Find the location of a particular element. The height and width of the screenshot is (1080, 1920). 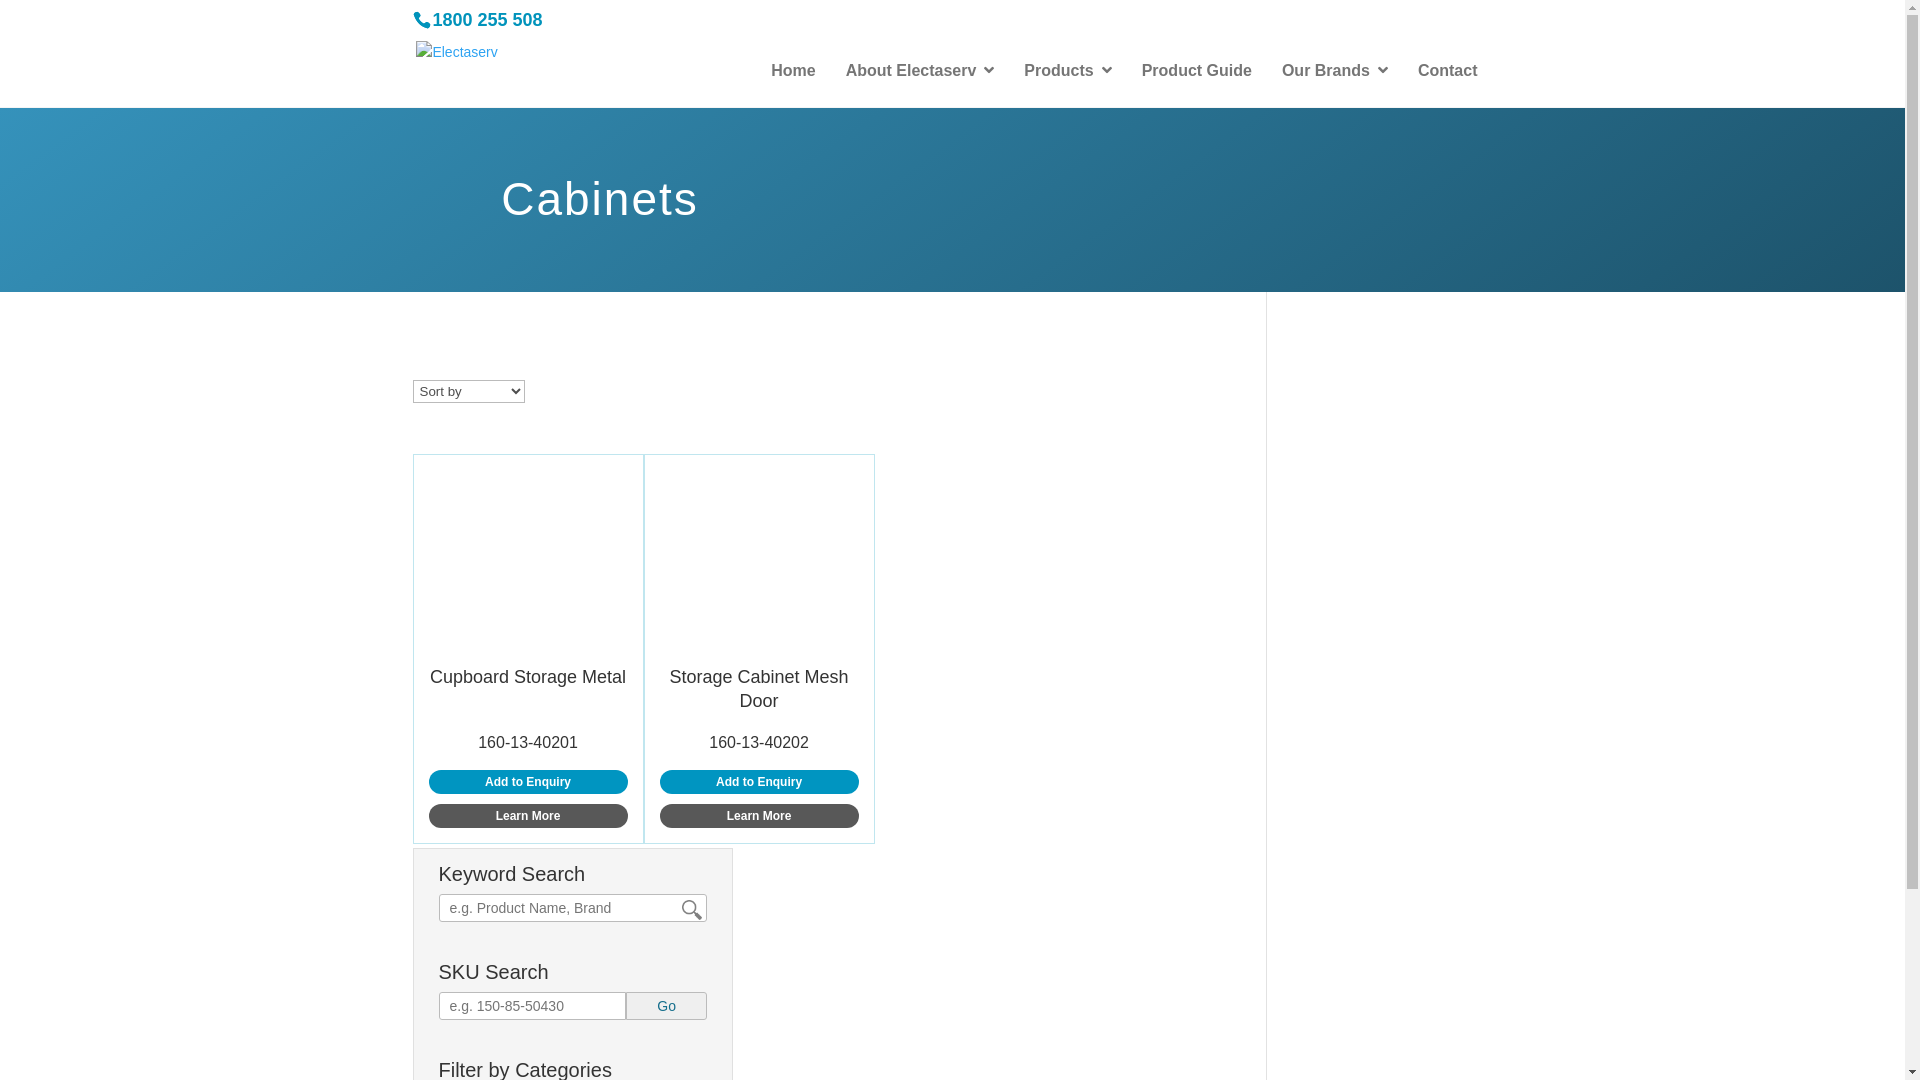

'Product Guide' is located at coordinates (1196, 70).